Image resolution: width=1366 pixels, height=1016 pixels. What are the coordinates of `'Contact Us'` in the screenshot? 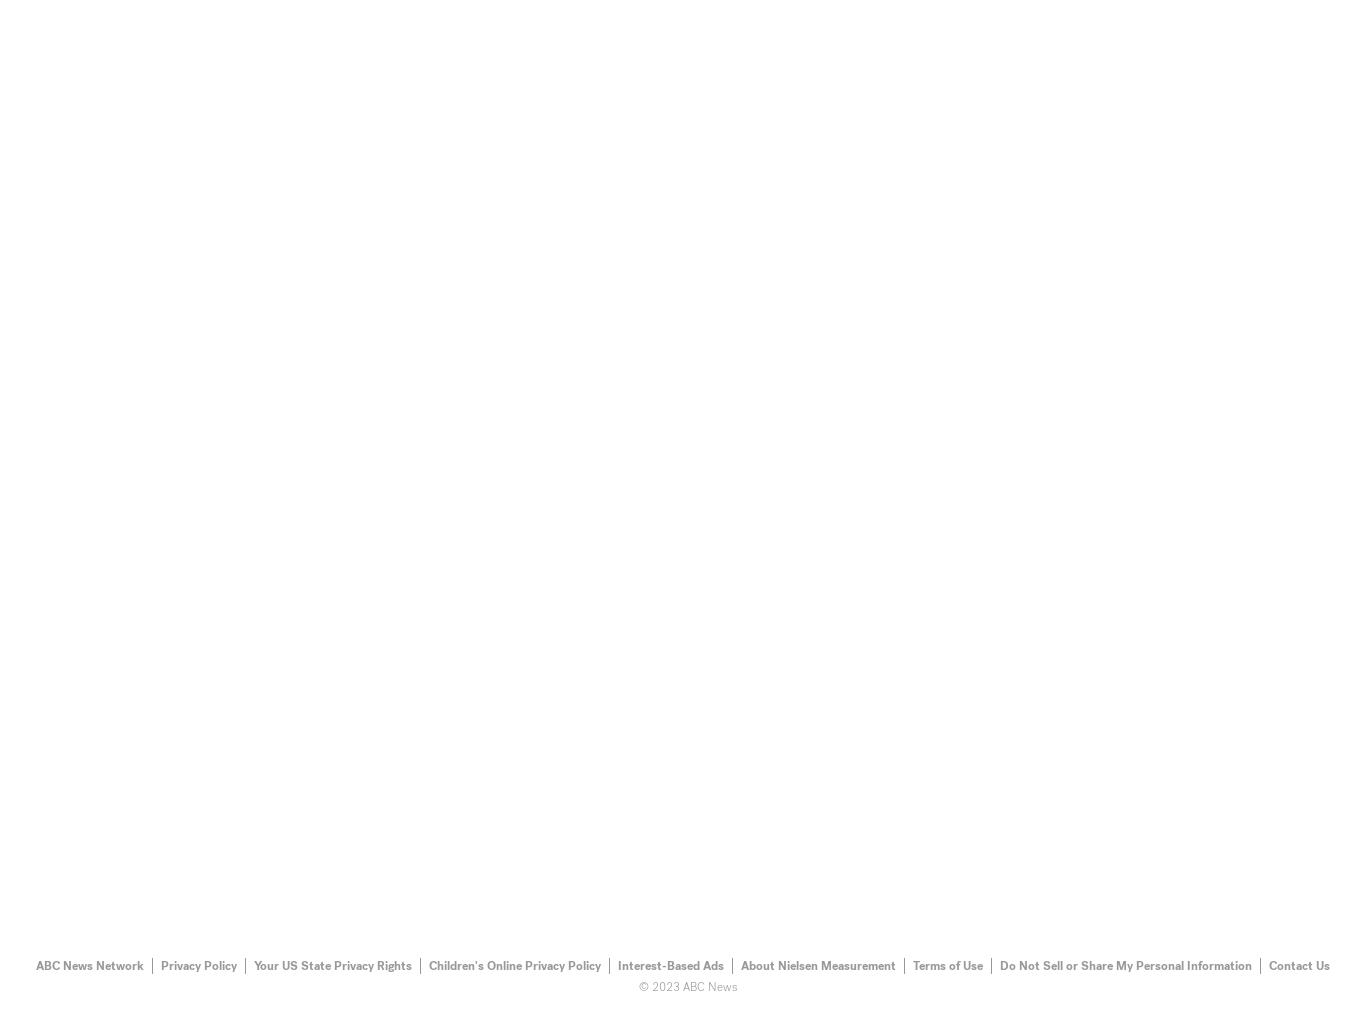 It's located at (1298, 964).